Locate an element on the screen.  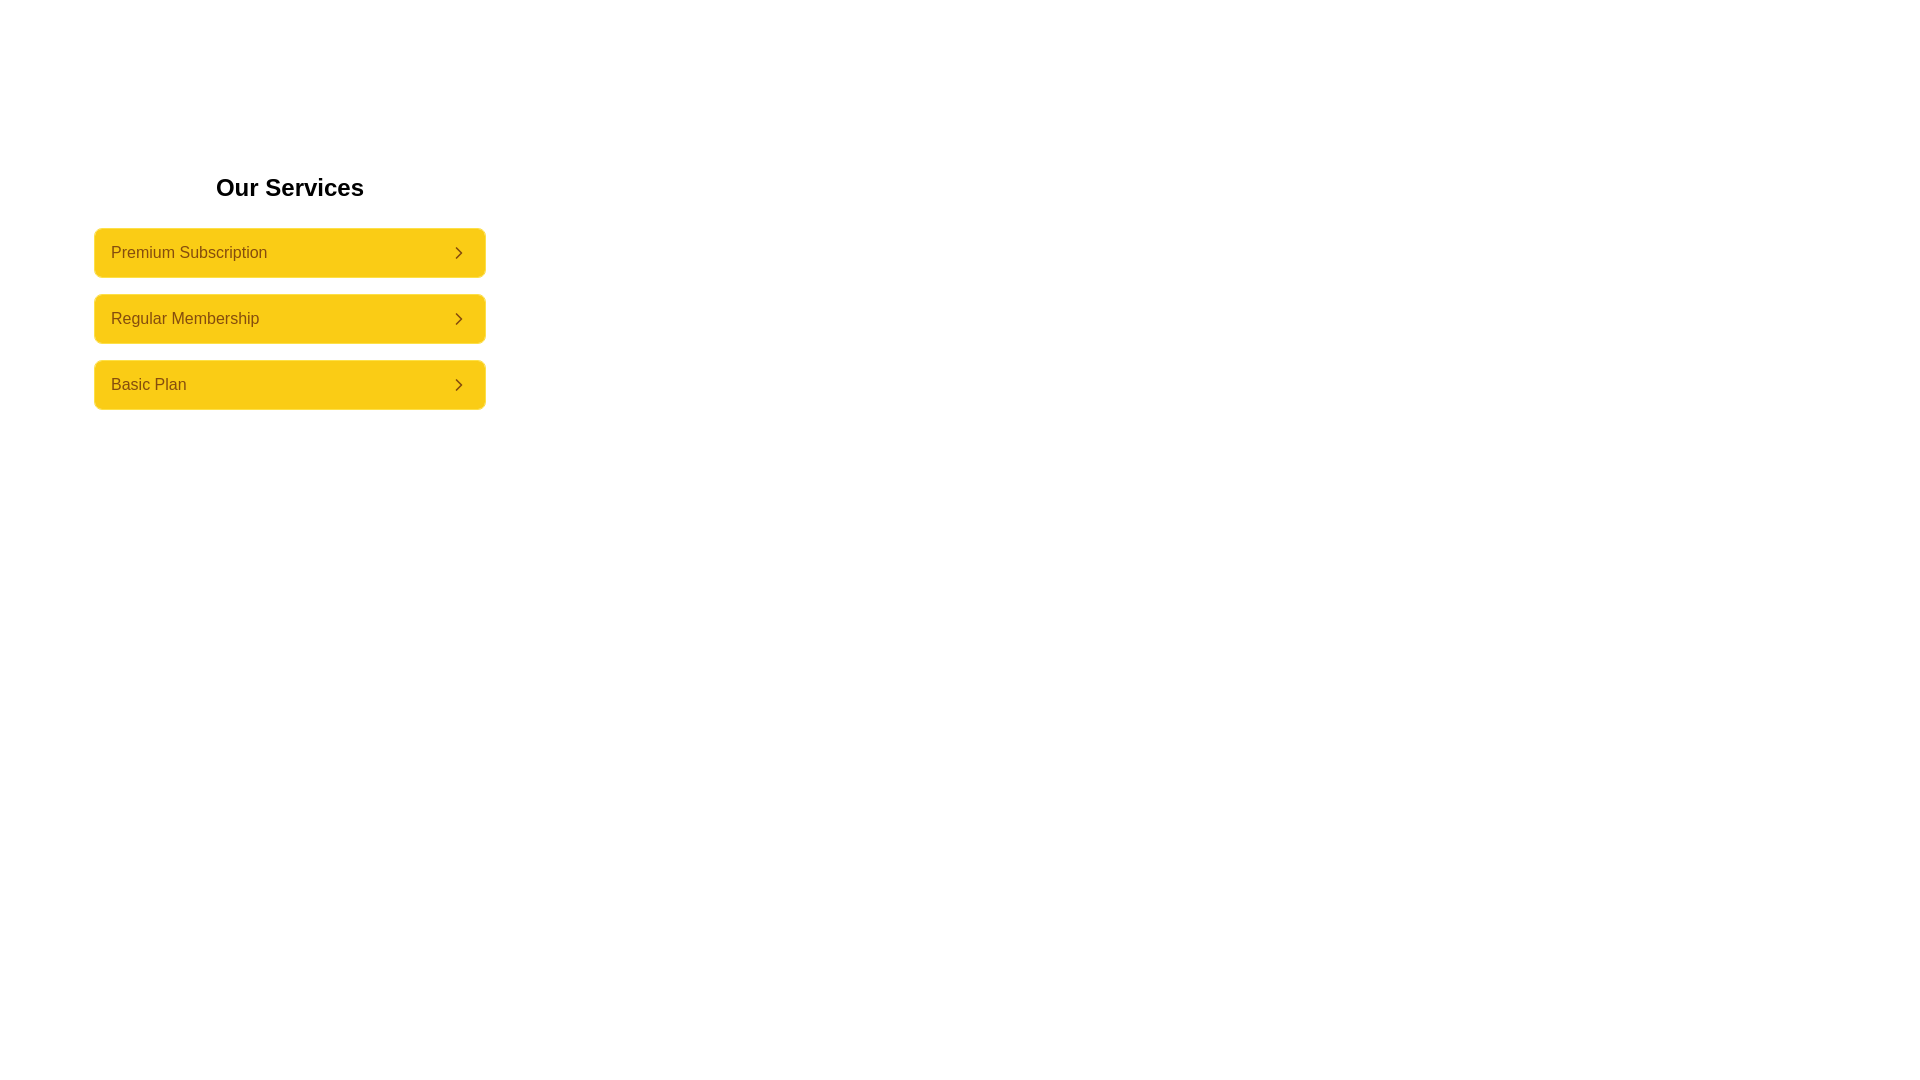
the 'Basic Plan' text label within the button is located at coordinates (147, 385).